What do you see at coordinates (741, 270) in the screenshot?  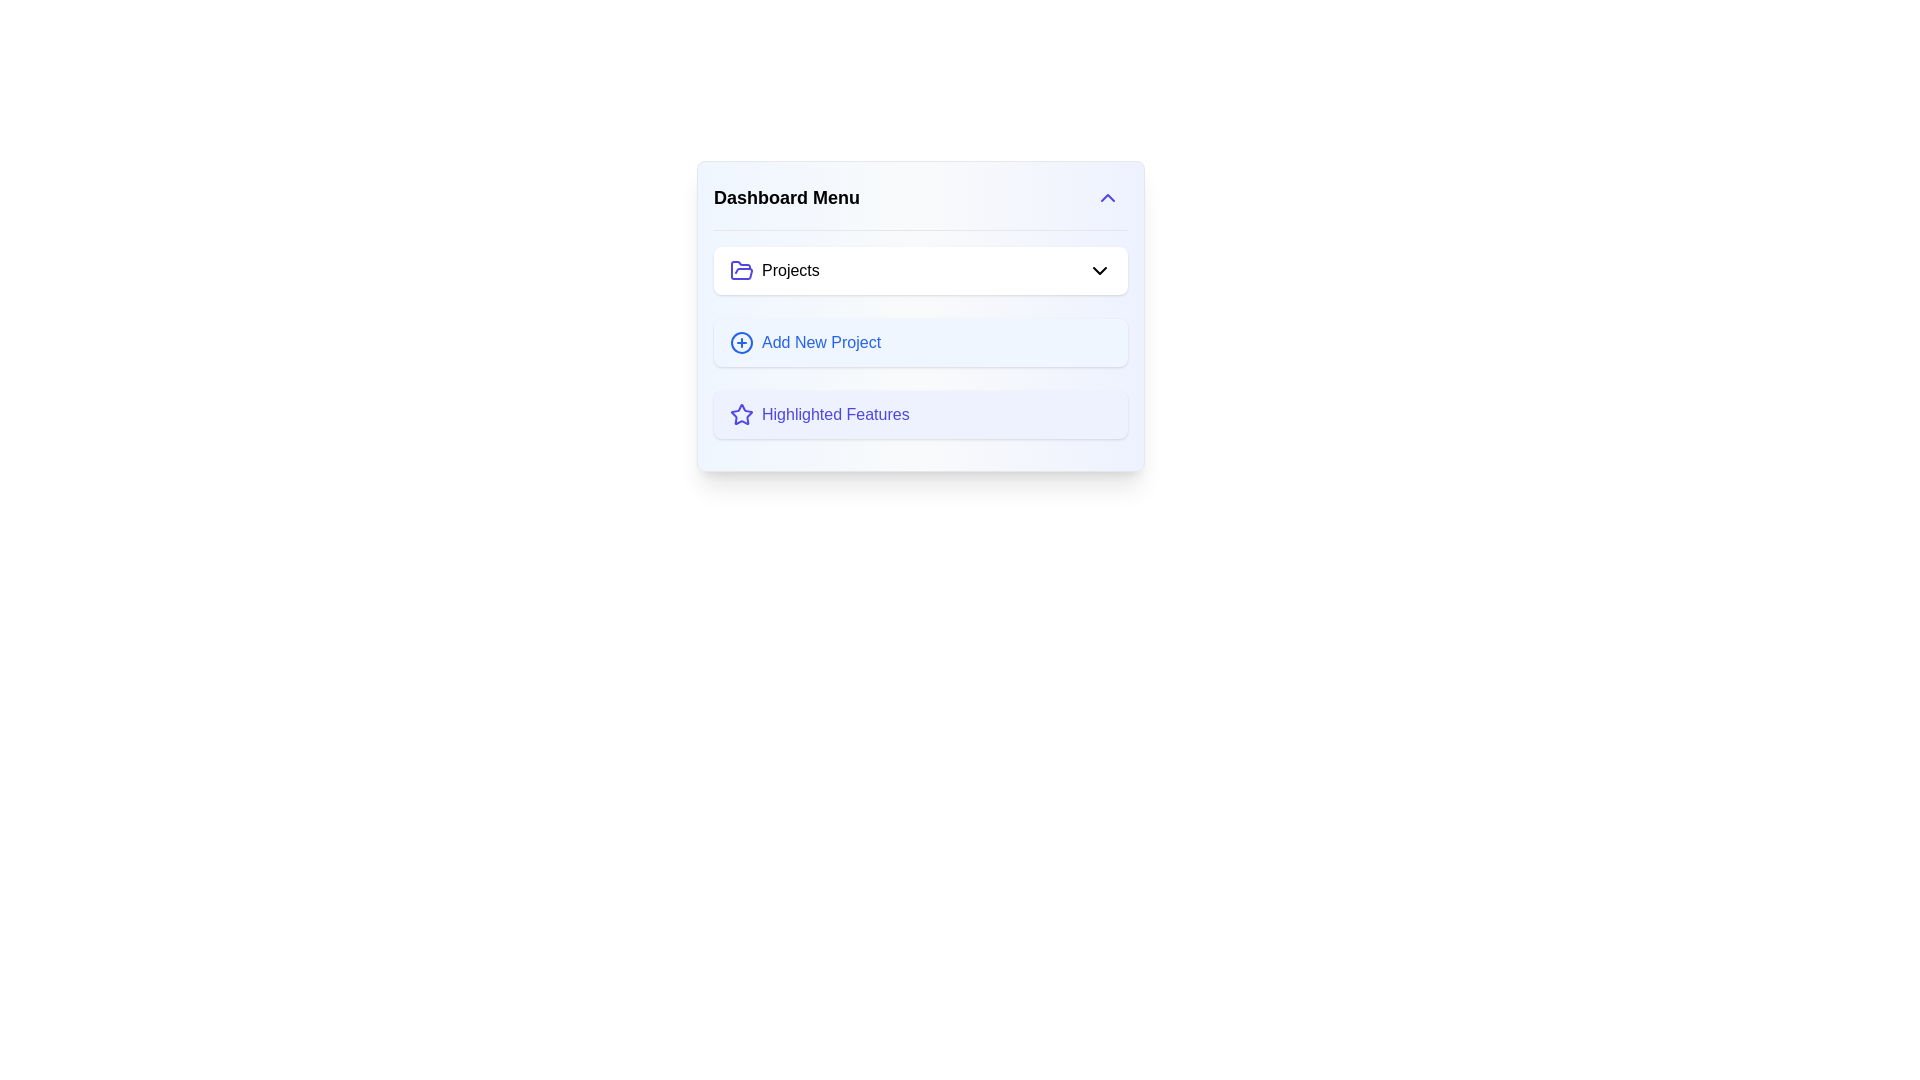 I see `the 'Projects' menu item icon located in the topmost list item of the 'Dashboard Menu' to interact with the dropdown for managing projects` at bounding box center [741, 270].